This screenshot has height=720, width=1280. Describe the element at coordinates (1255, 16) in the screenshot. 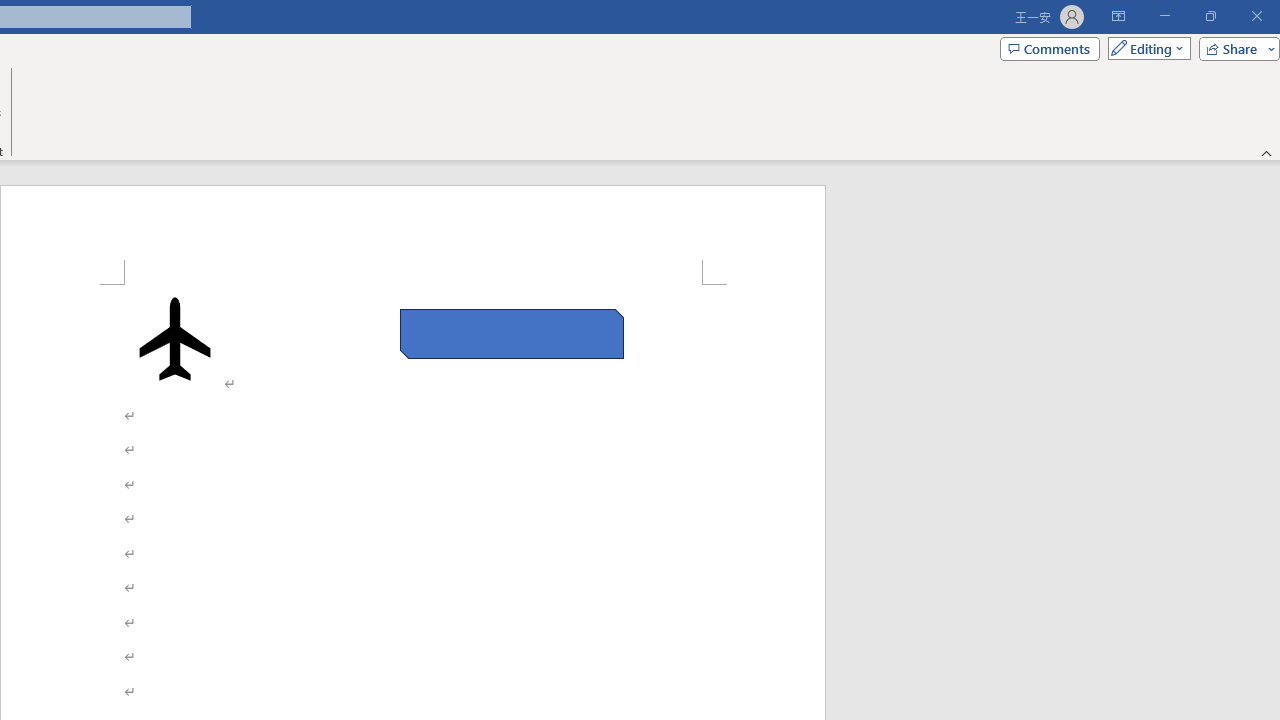

I see `'Close'` at that location.